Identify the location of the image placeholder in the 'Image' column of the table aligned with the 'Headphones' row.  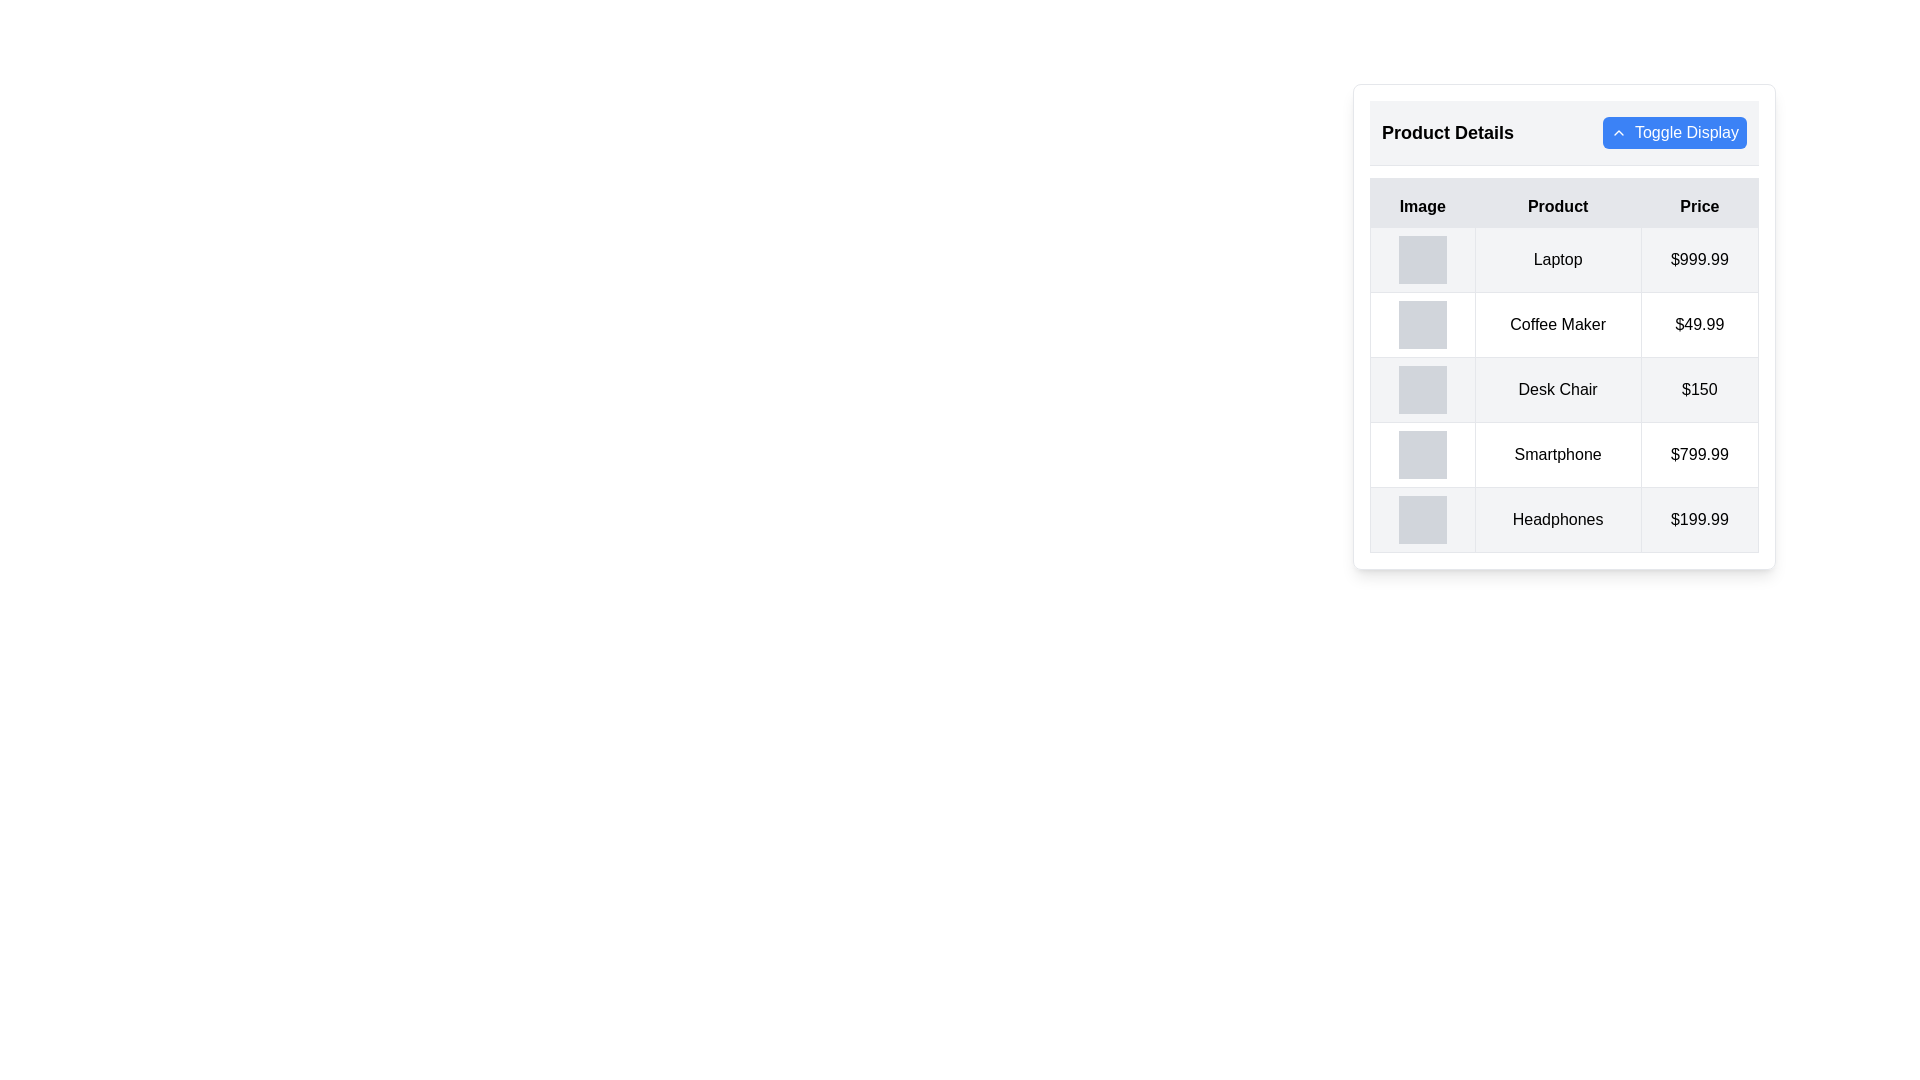
(1421, 519).